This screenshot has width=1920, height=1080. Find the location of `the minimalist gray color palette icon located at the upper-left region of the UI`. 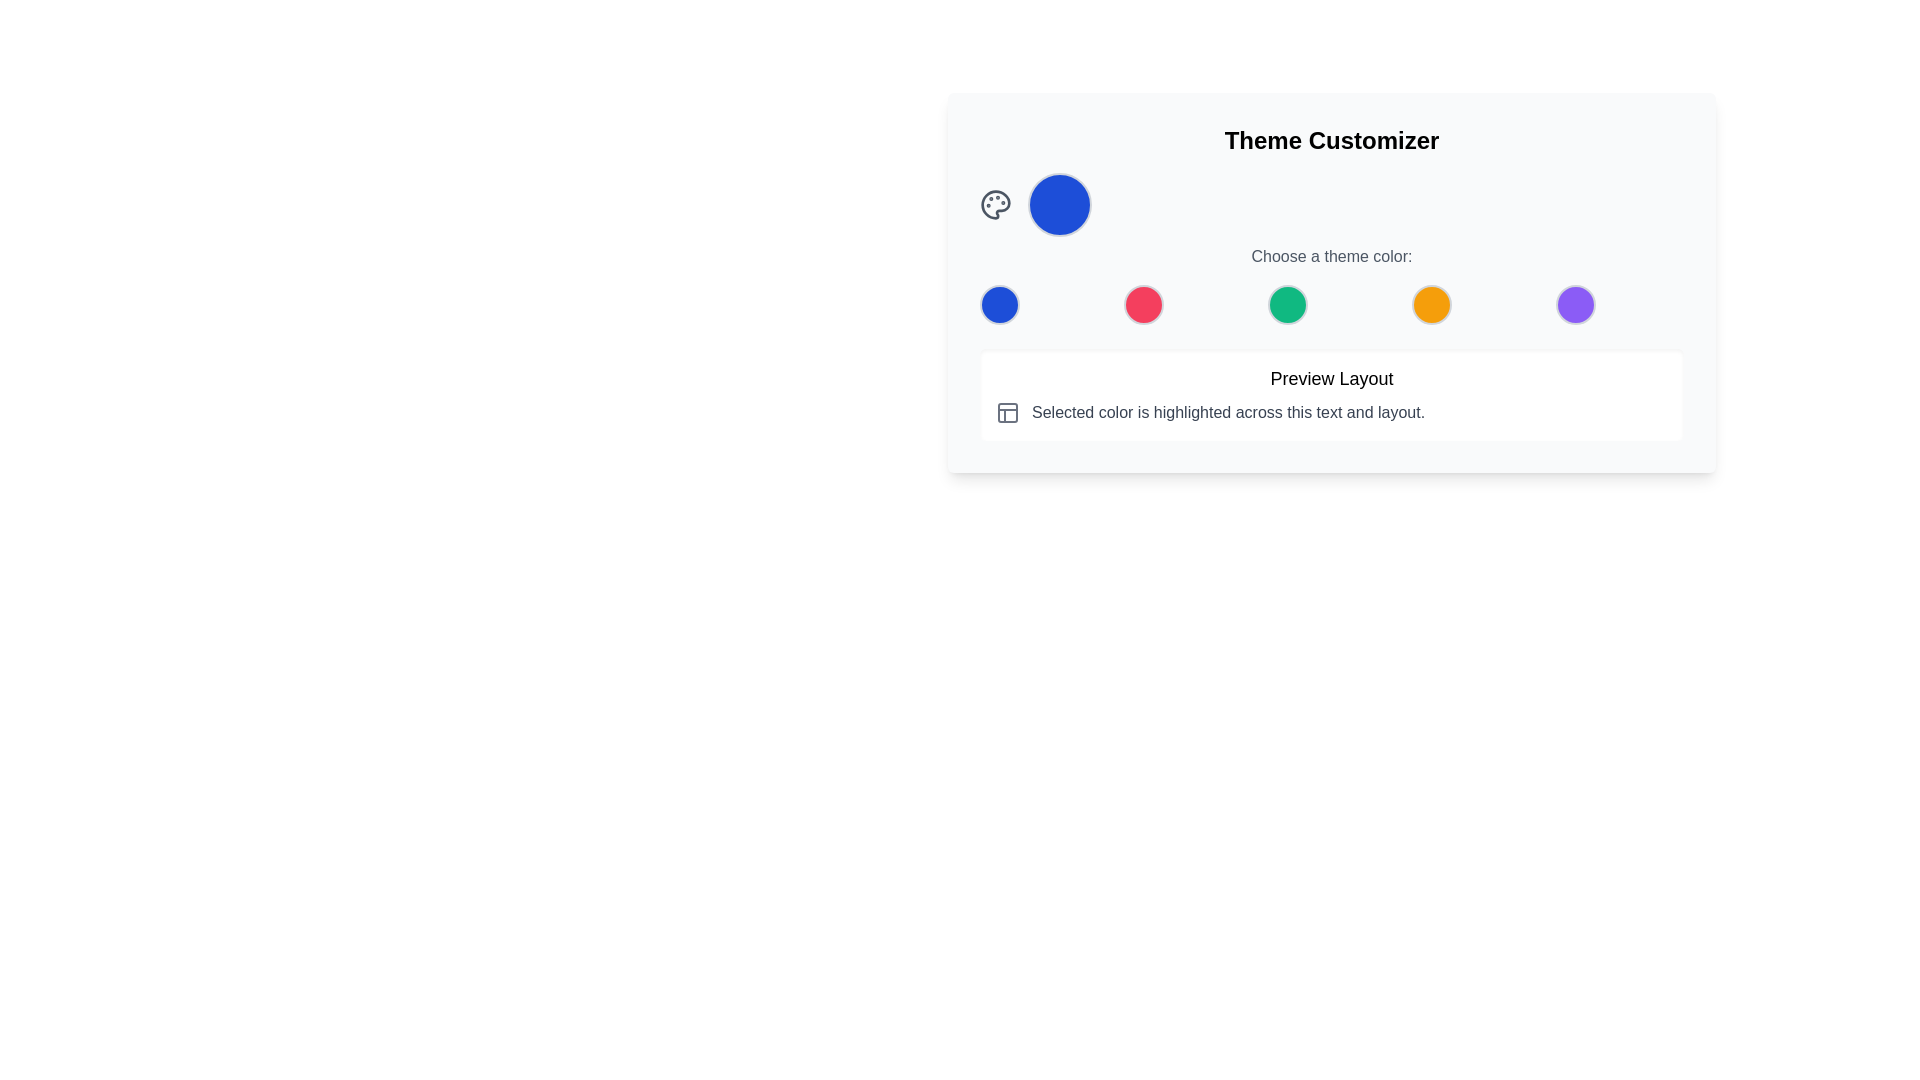

the minimalist gray color palette icon located at the upper-left region of the UI is located at coordinates (996, 204).